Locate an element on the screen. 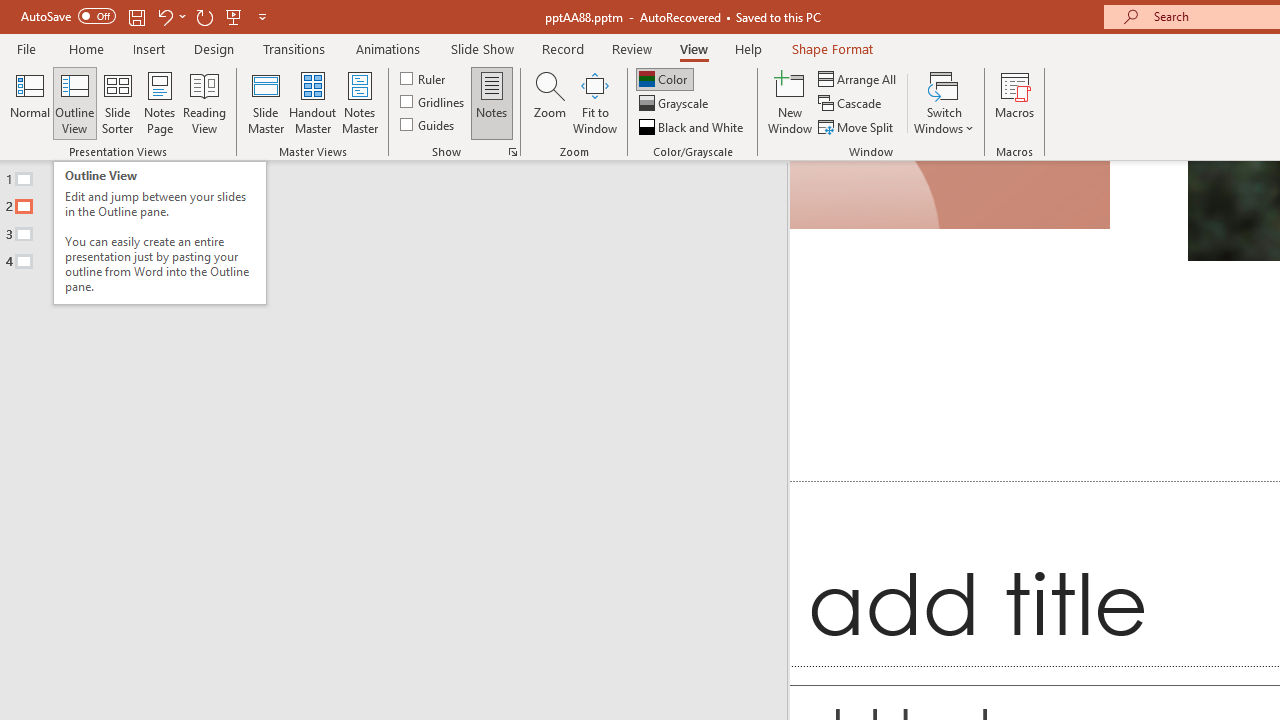 This screenshot has height=720, width=1280. 'Cascade' is located at coordinates (851, 103).